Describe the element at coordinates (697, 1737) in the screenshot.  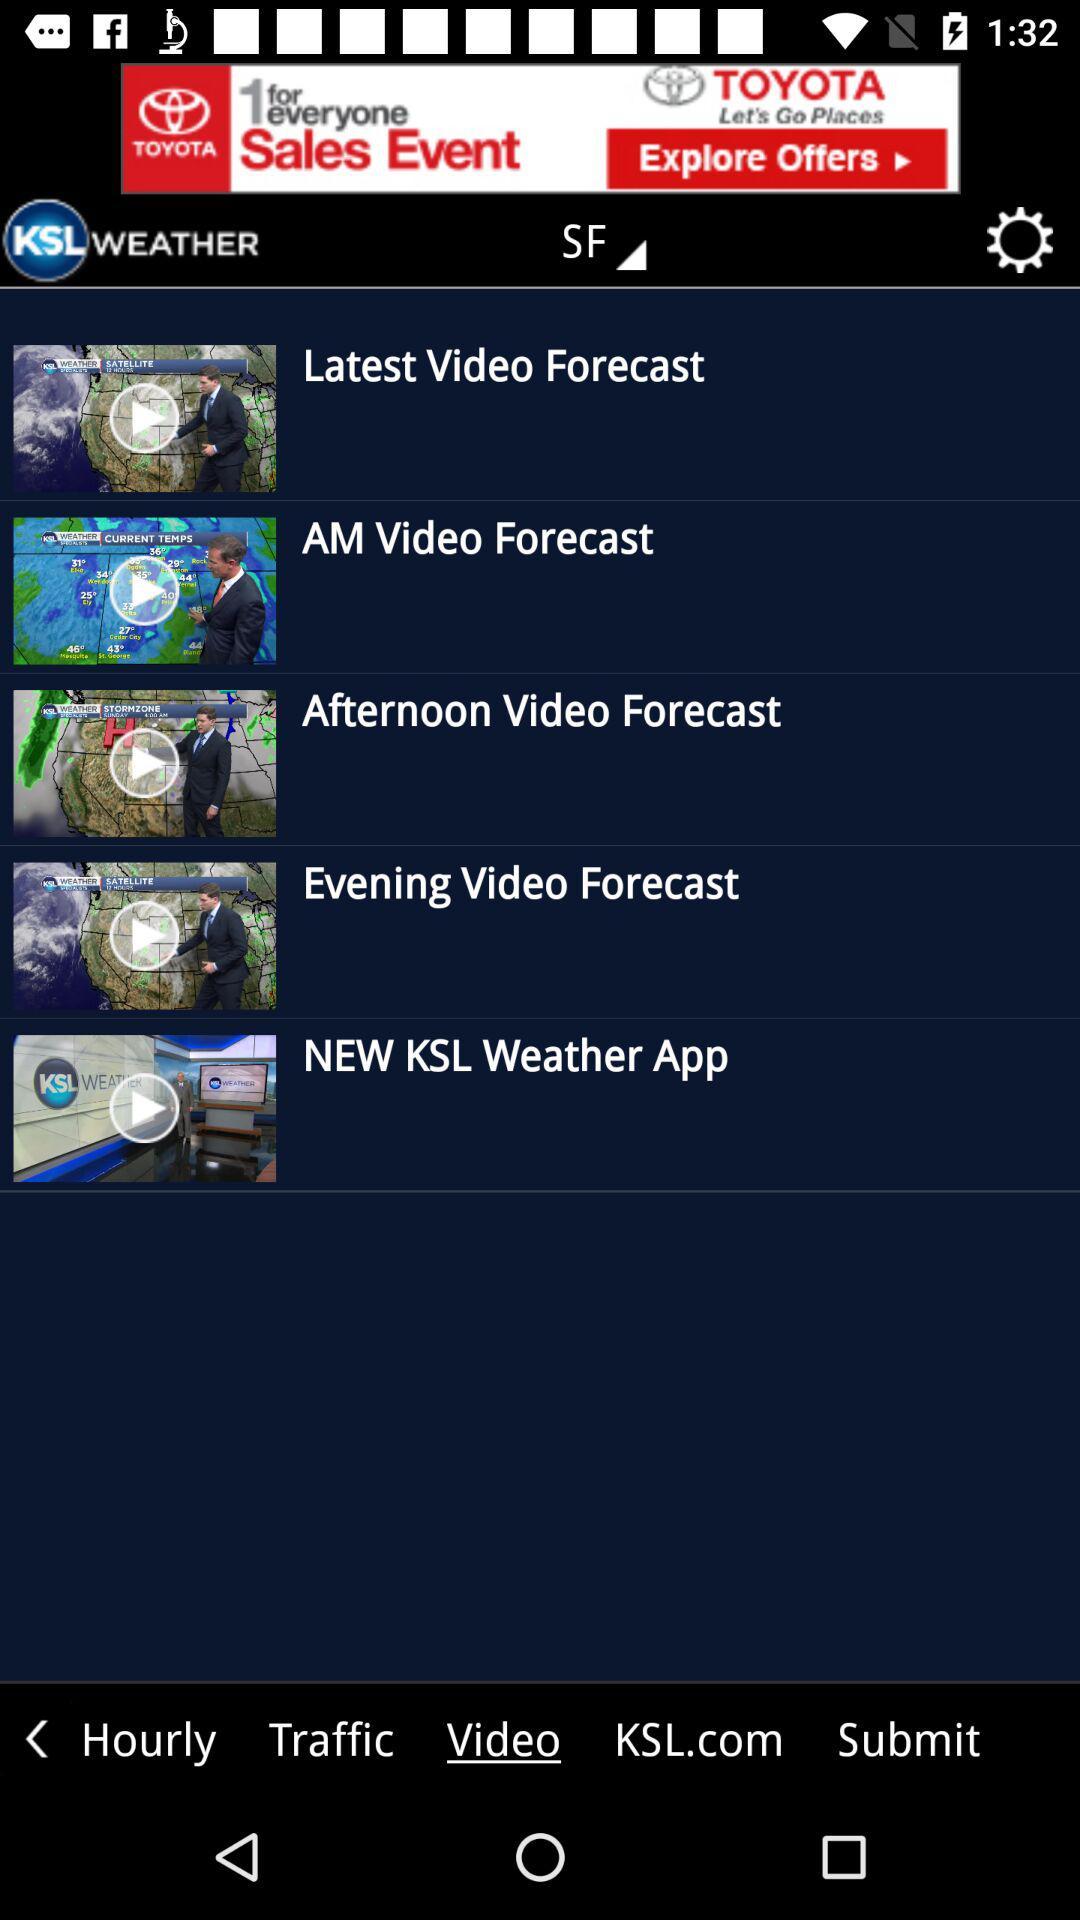
I see `the text beside video` at that location.